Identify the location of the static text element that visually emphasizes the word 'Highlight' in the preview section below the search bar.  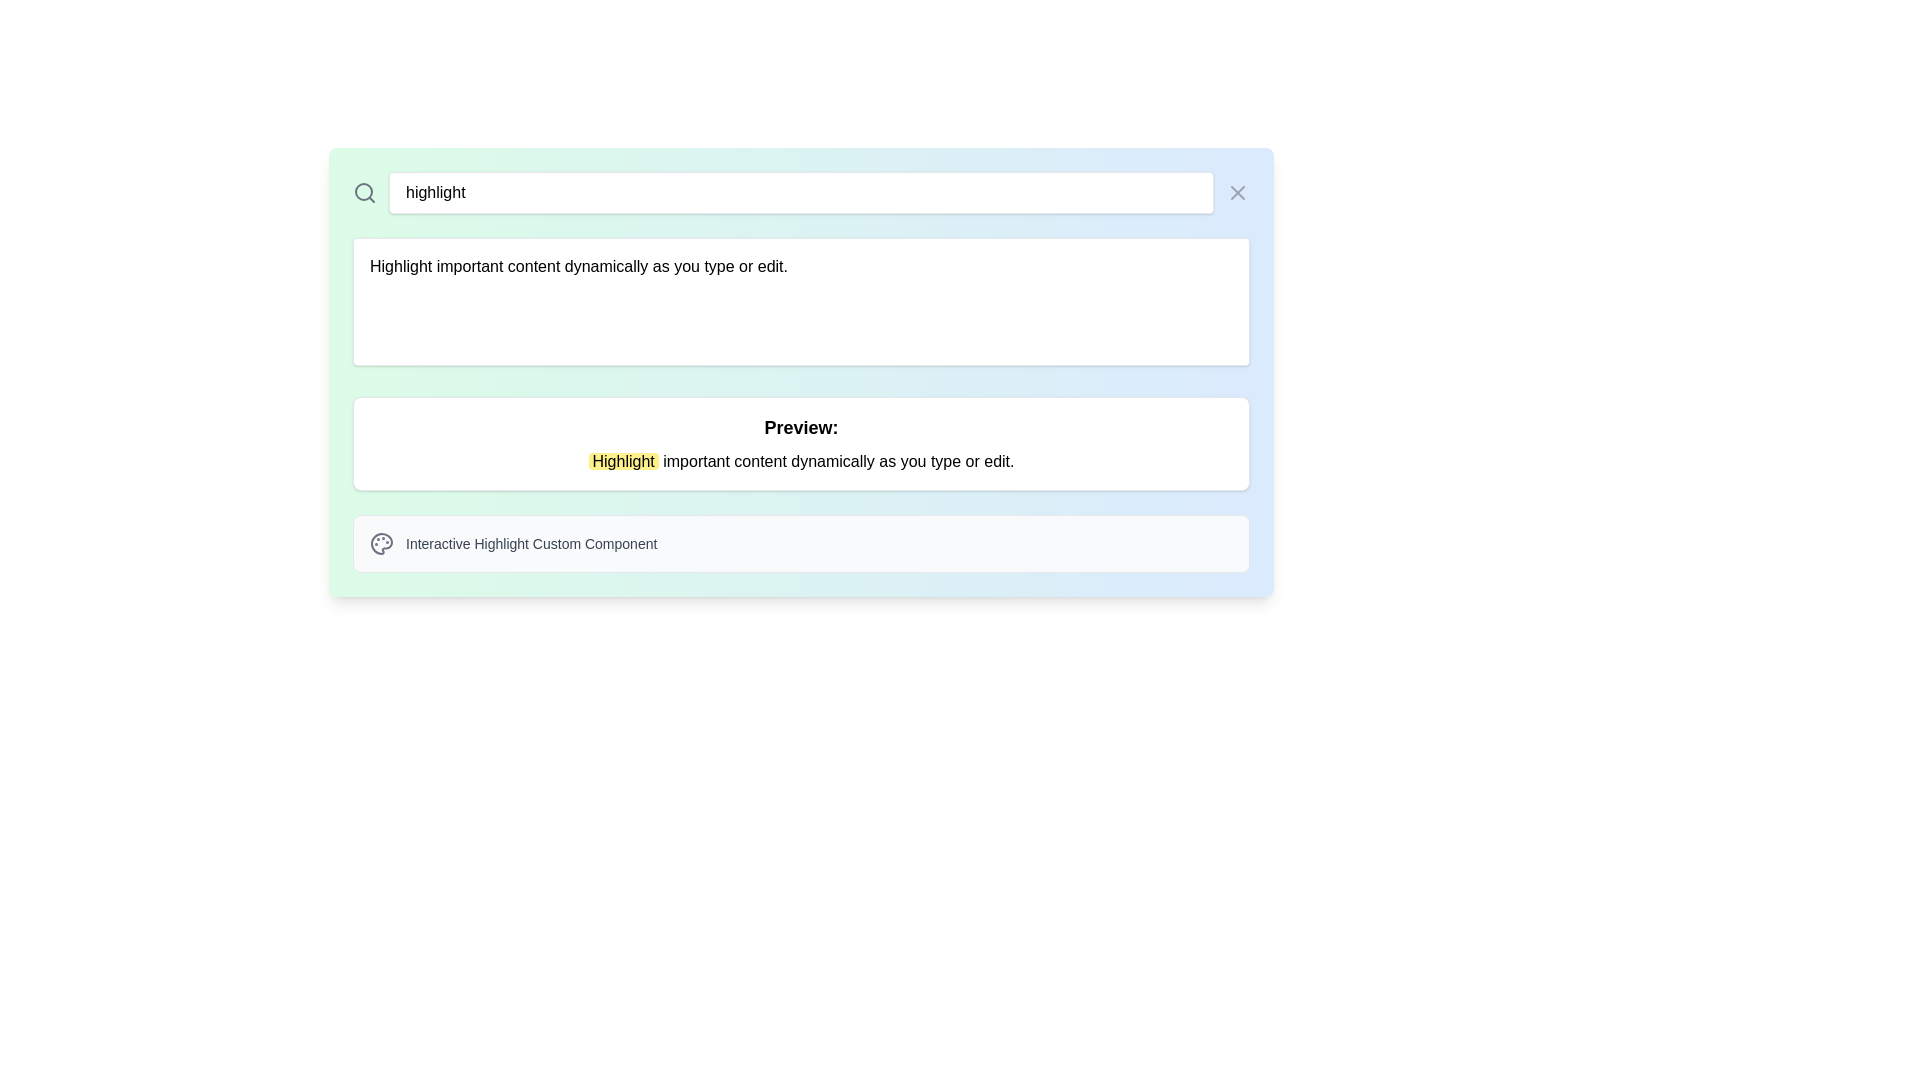
(622, 461).